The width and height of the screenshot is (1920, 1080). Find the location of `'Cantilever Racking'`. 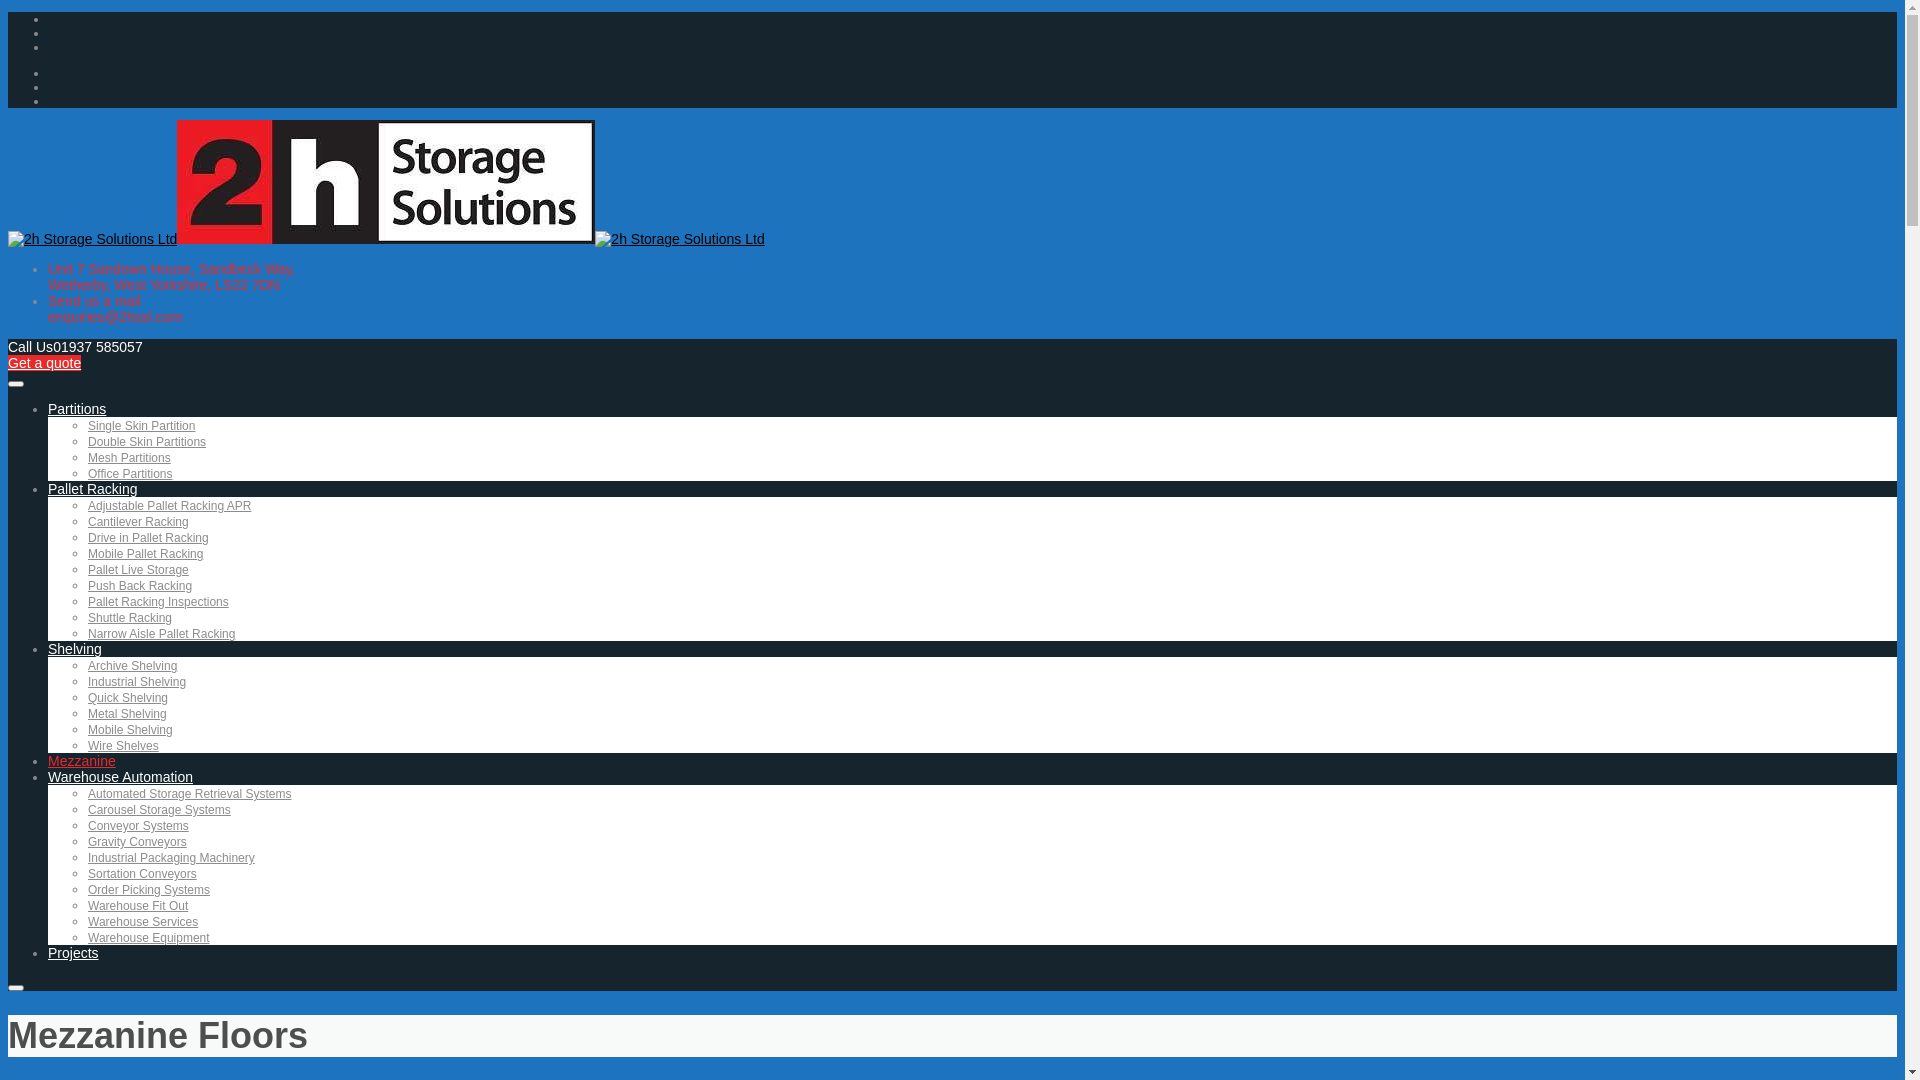

'Cantilever Racking' is located at coordinates (137, 520).